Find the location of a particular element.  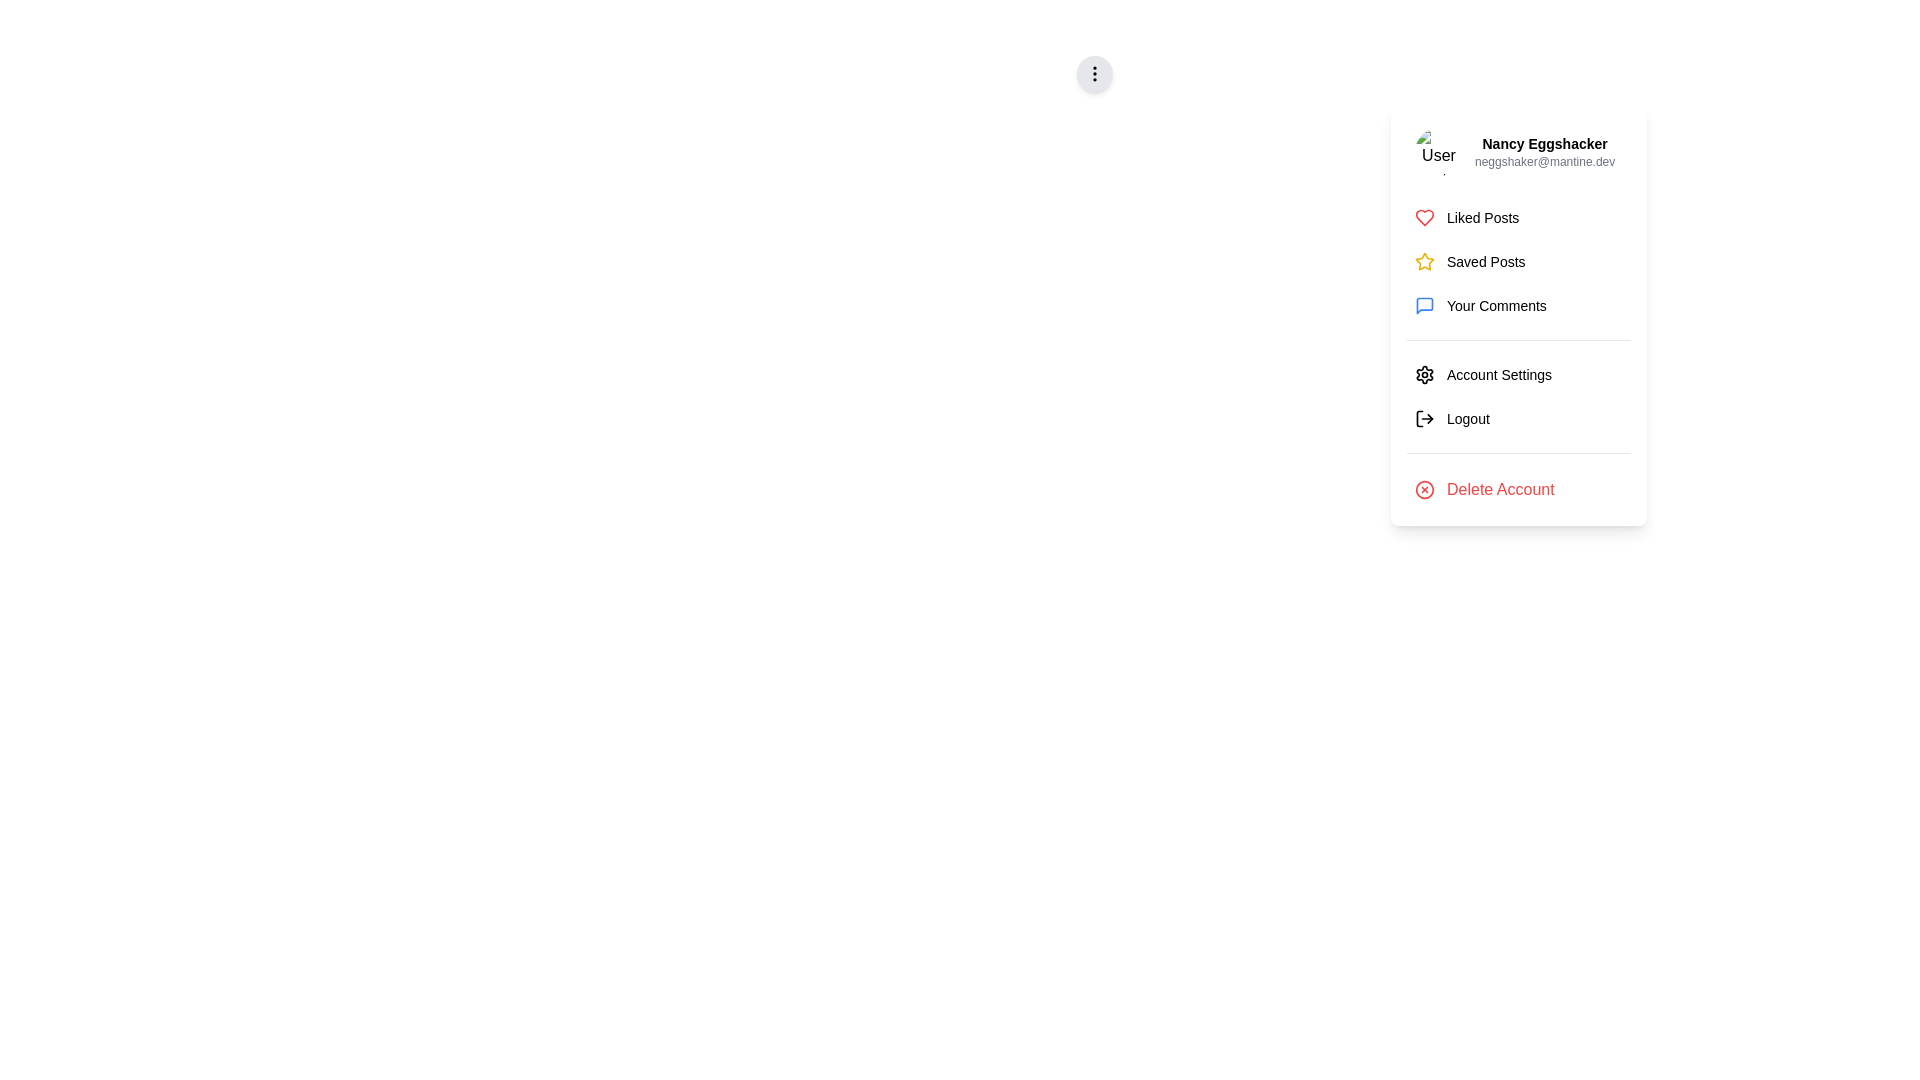

the 'Saved Posts' navigation item, which is the second item in the user menu list, to change its background color is located at coordinates (1518, 261).